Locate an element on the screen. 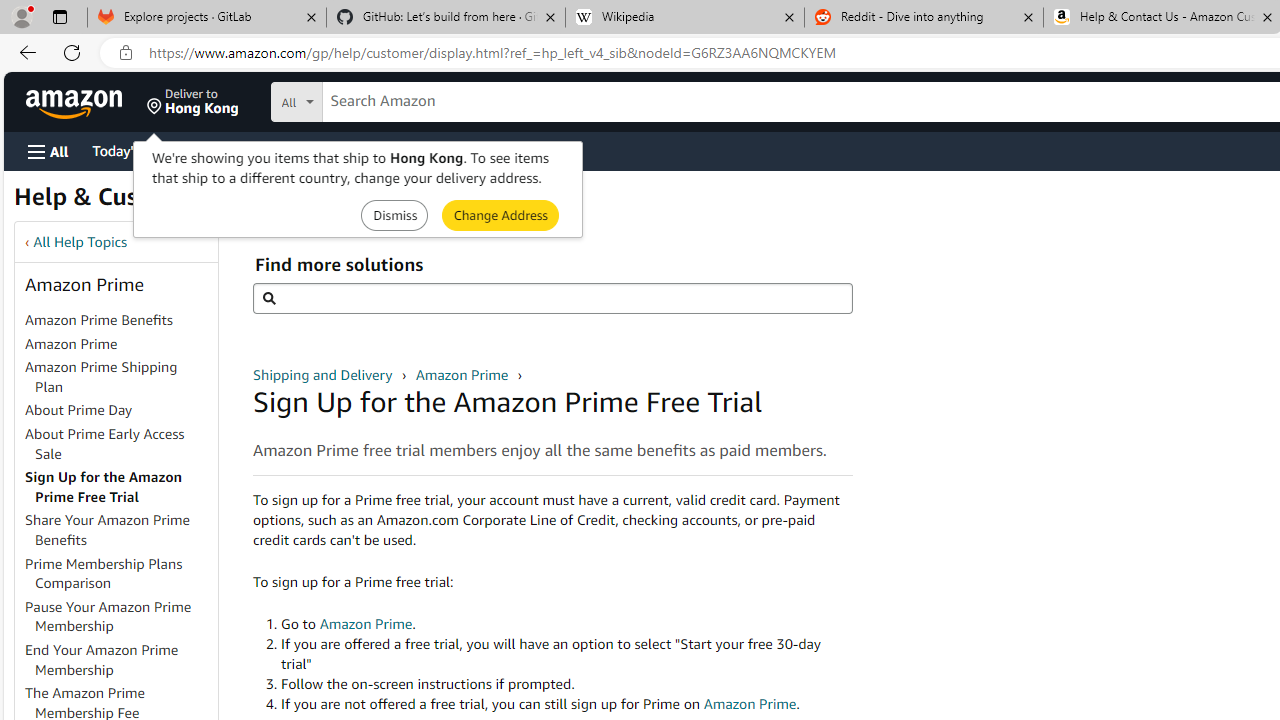 The width and height of the screenshot is (1280, 720). 'End Your Amazon Prime Membership' is located at coordinates (101, 659).